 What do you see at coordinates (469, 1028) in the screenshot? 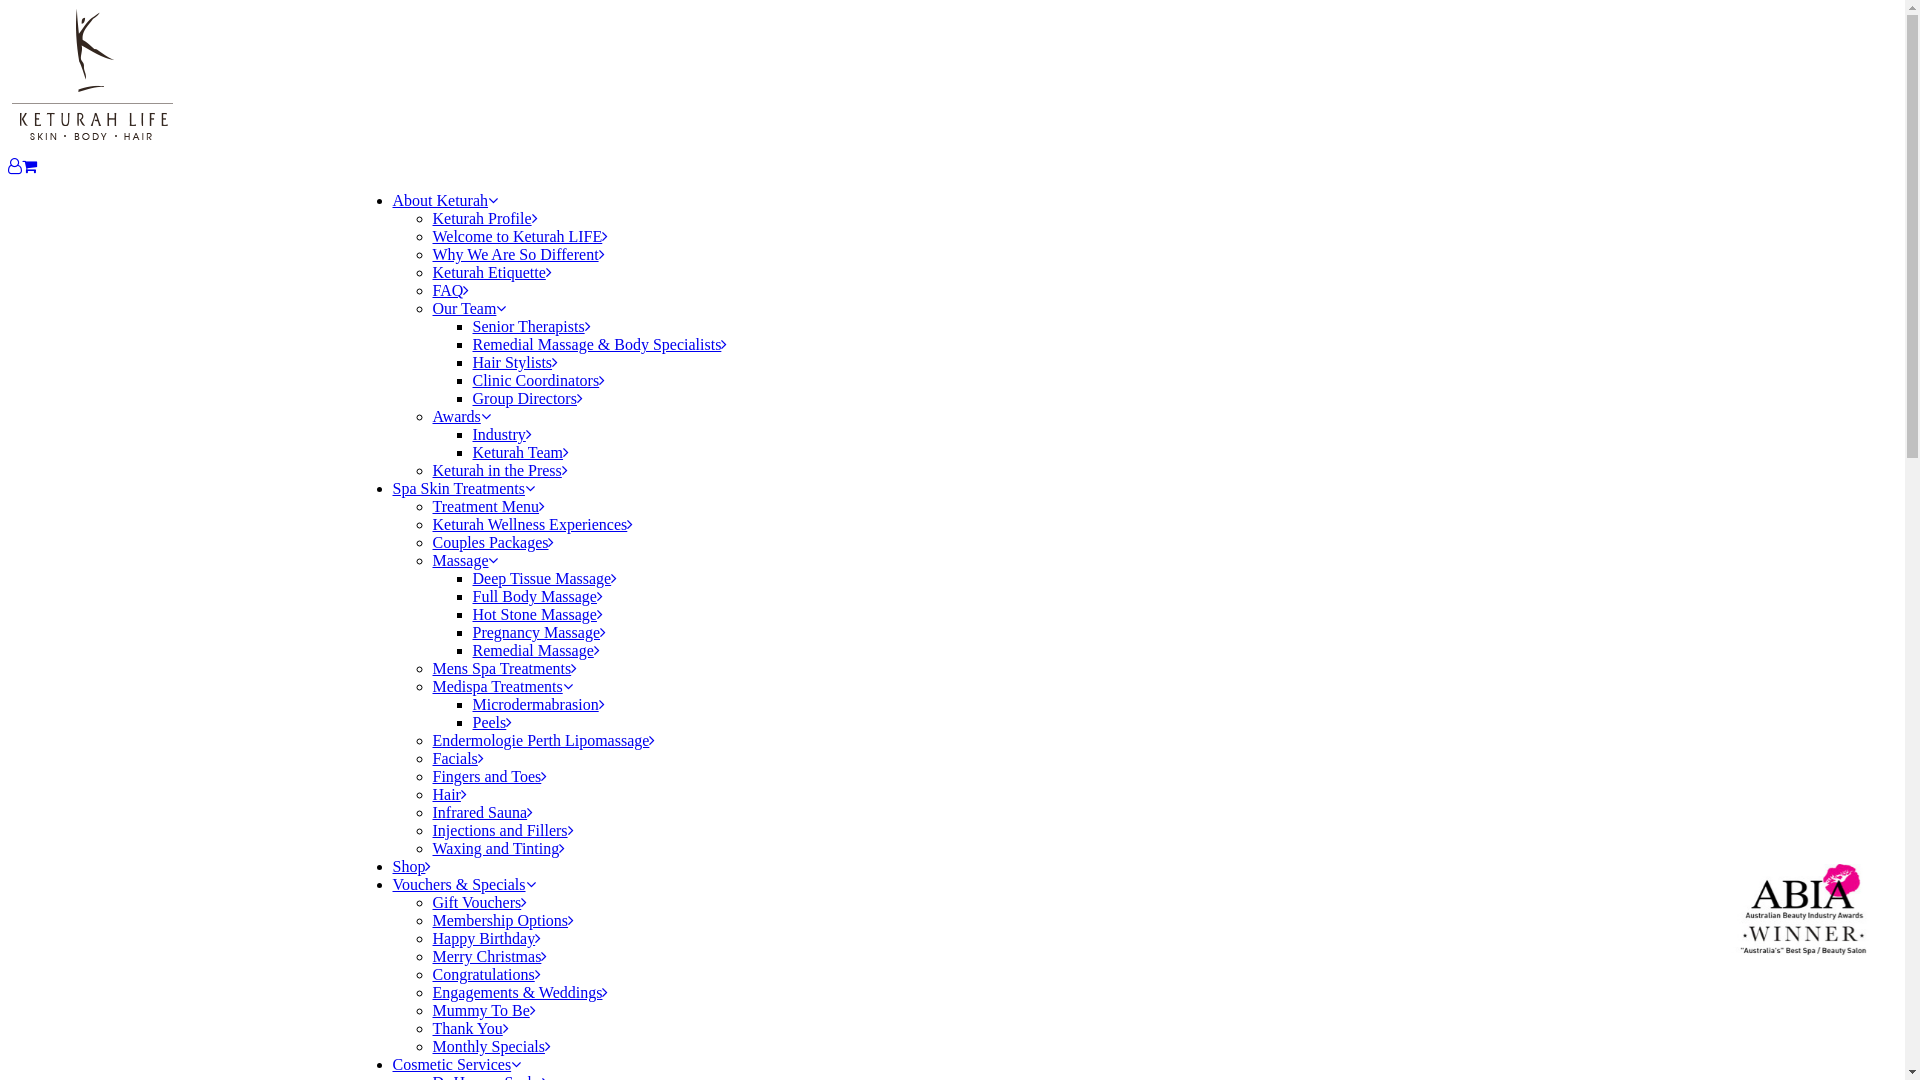
I see `'Thank You'` at bounding box center [469, 1028].